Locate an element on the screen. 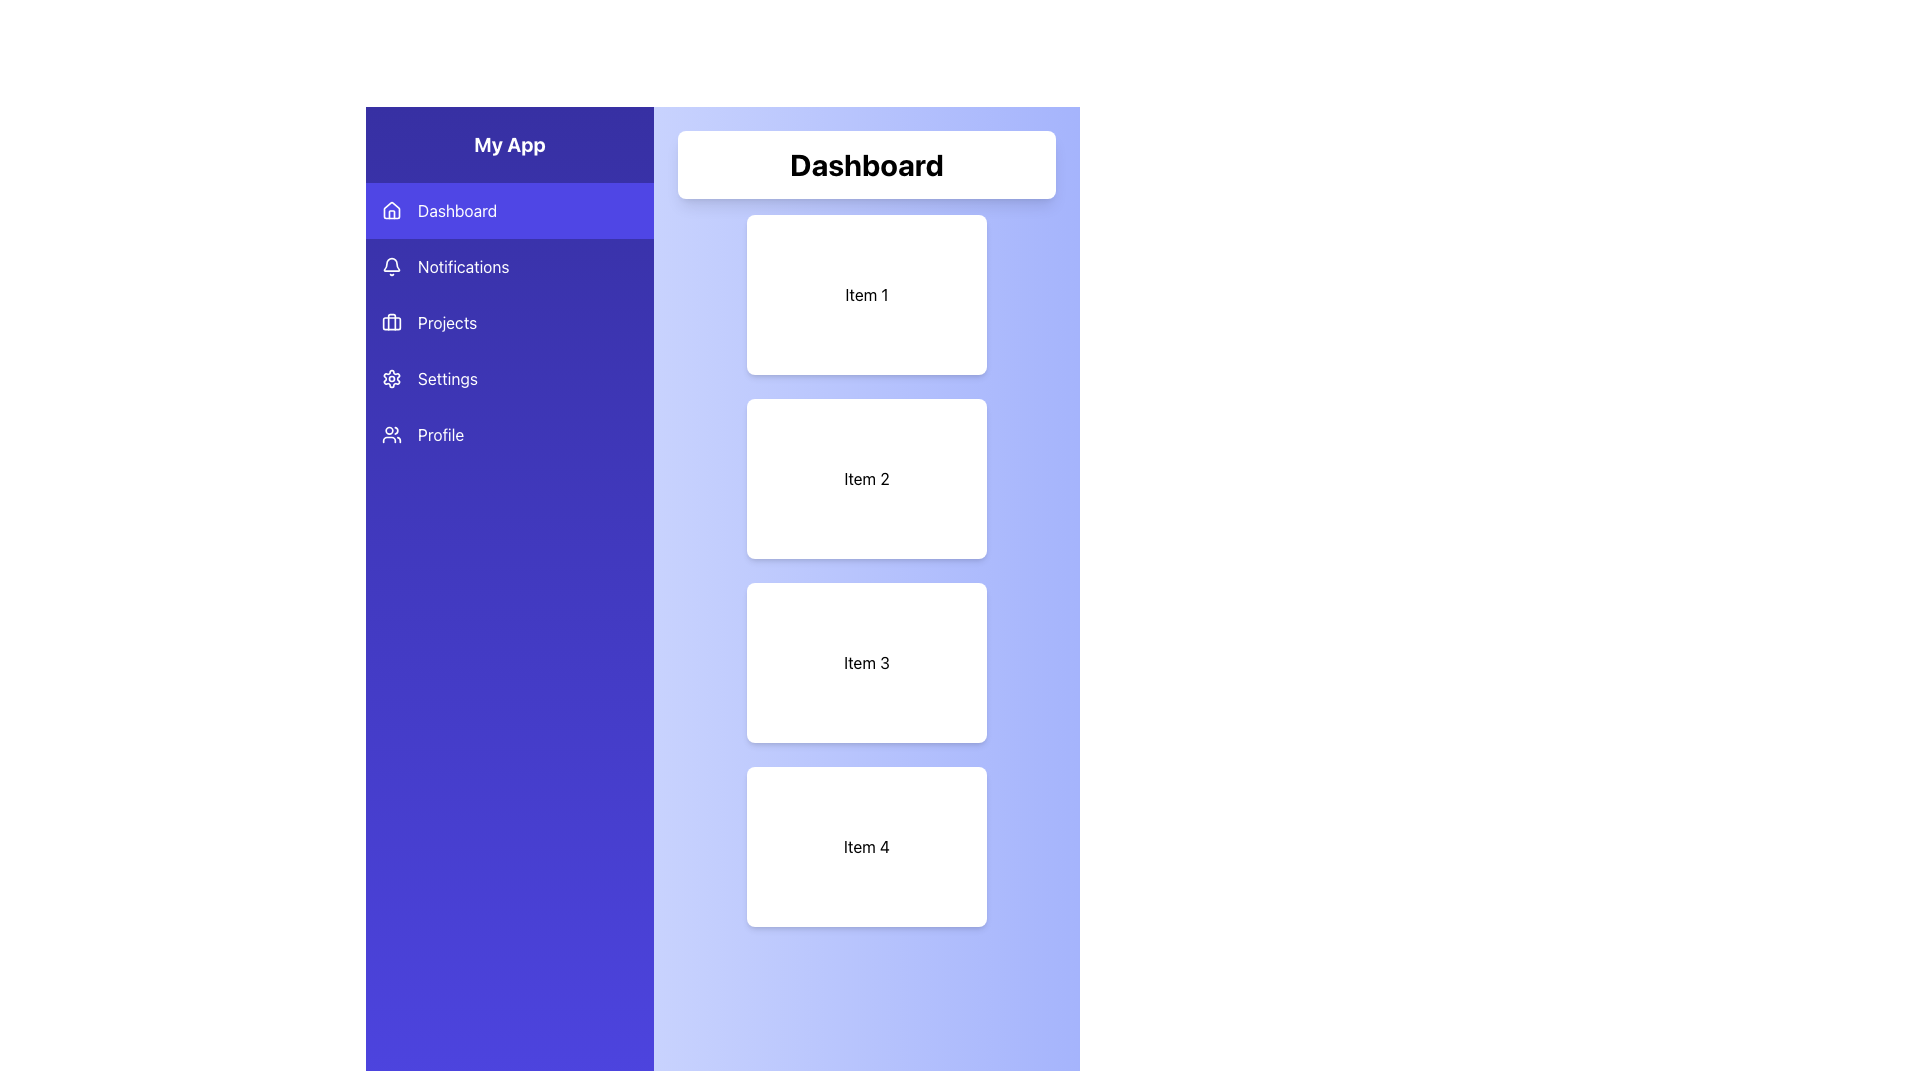 This screenshot has width=1920, height=1080. the 'Projects' icon located in the sidebar navigation panel is located at coordinates (392, 322).